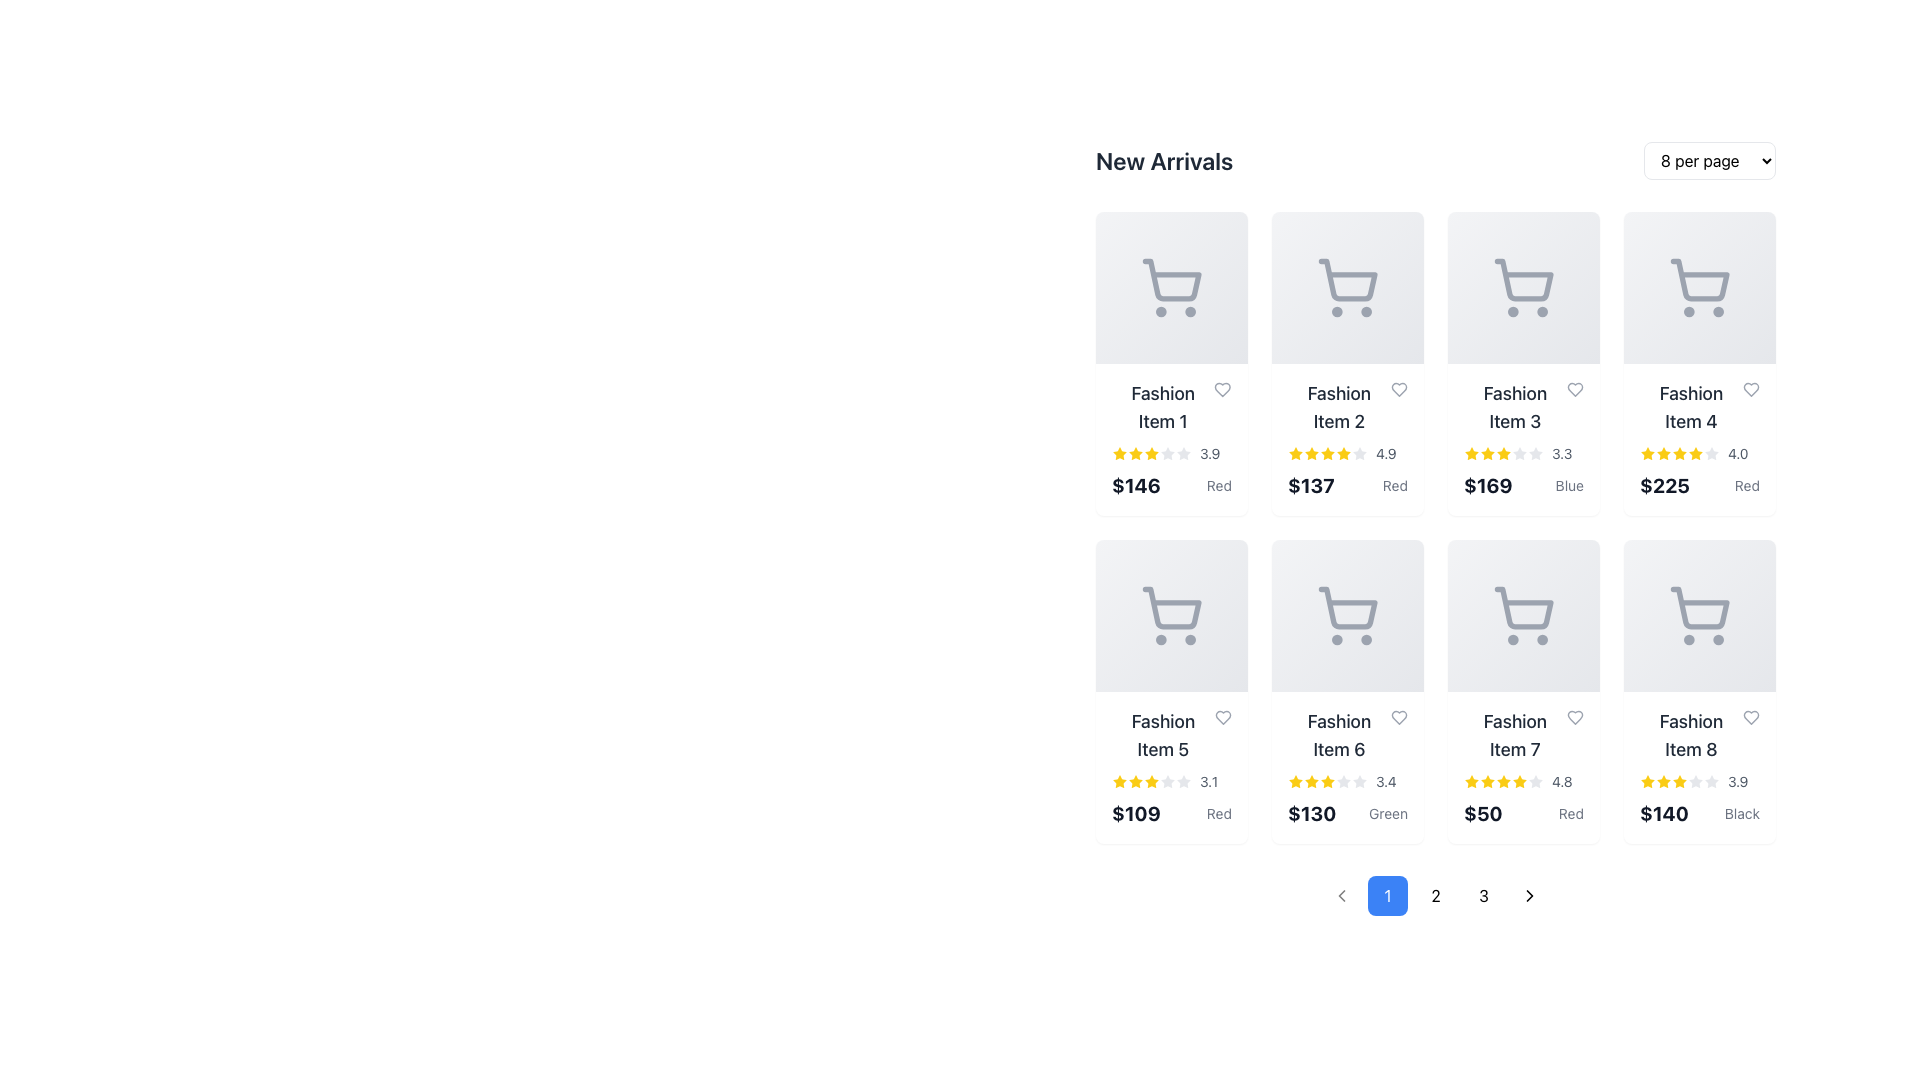 Image resolution: width=1920 pixels, height=1080 pixels. What do you see at coordinates (1699, 280) in the screenshot?
I see `the shopping cart icon located in the fourth card of the first row, positioned above 'Fashion Item 4'` at bounding box center [1699, 280].